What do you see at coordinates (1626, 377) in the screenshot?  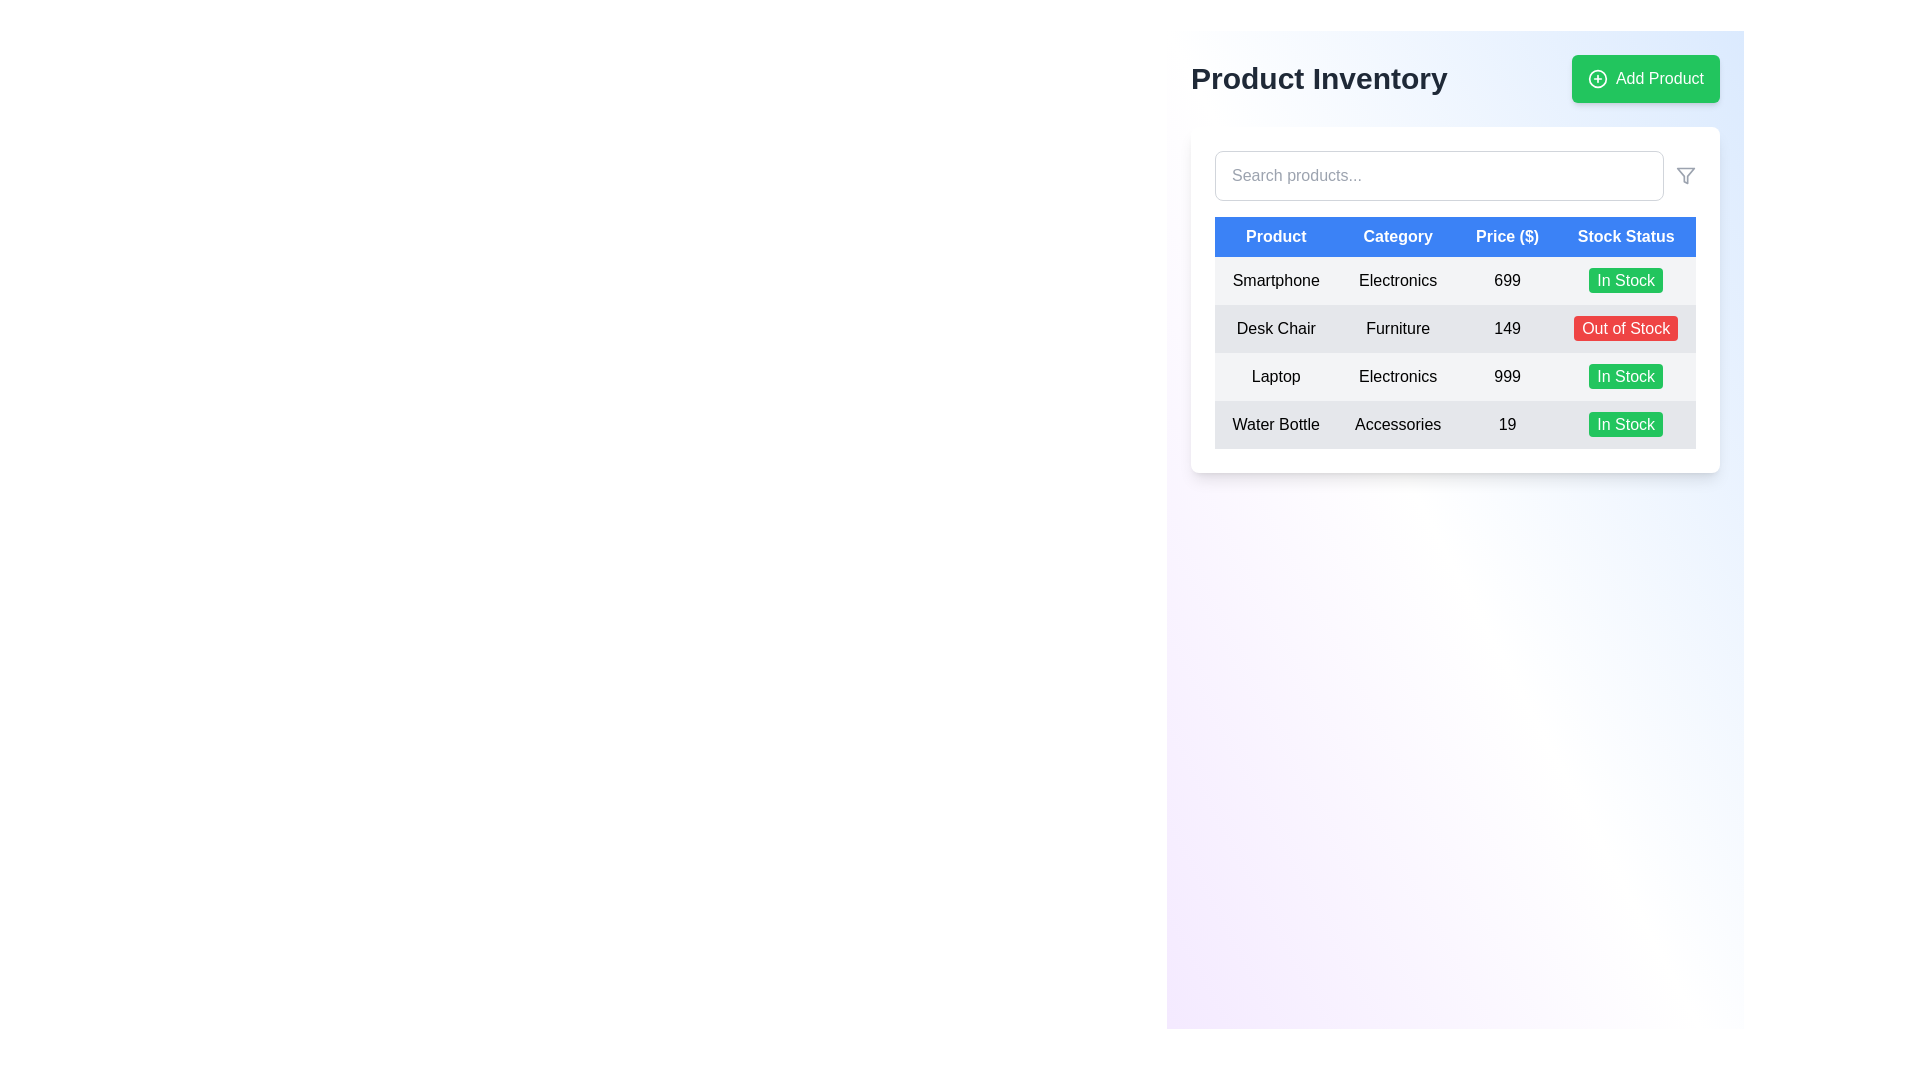 I see `status indicator badge for the 'Laptop' product, which shows that it is currently available in stock, located in the fourth column of the third row of the table` at bounding box center [1626, 377].